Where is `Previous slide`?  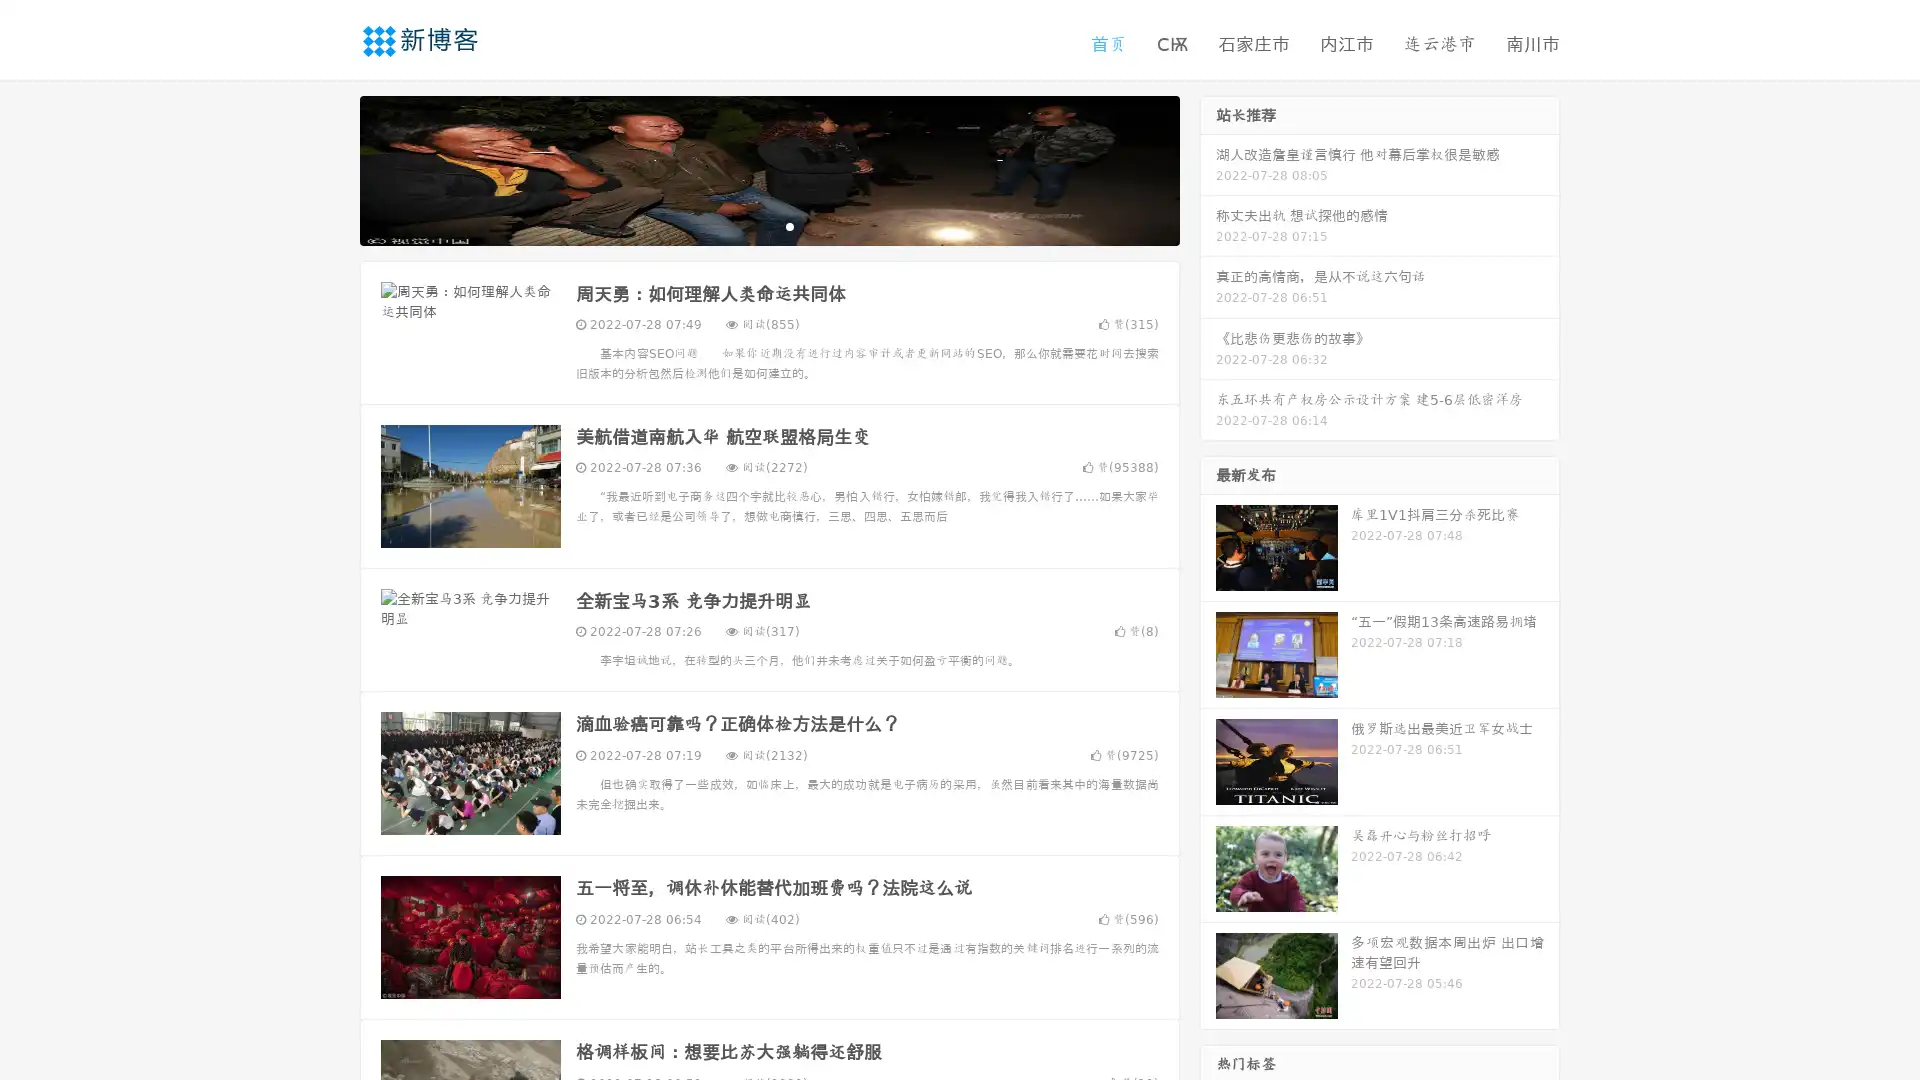 Previous slide is located at coordinates (330, 168).